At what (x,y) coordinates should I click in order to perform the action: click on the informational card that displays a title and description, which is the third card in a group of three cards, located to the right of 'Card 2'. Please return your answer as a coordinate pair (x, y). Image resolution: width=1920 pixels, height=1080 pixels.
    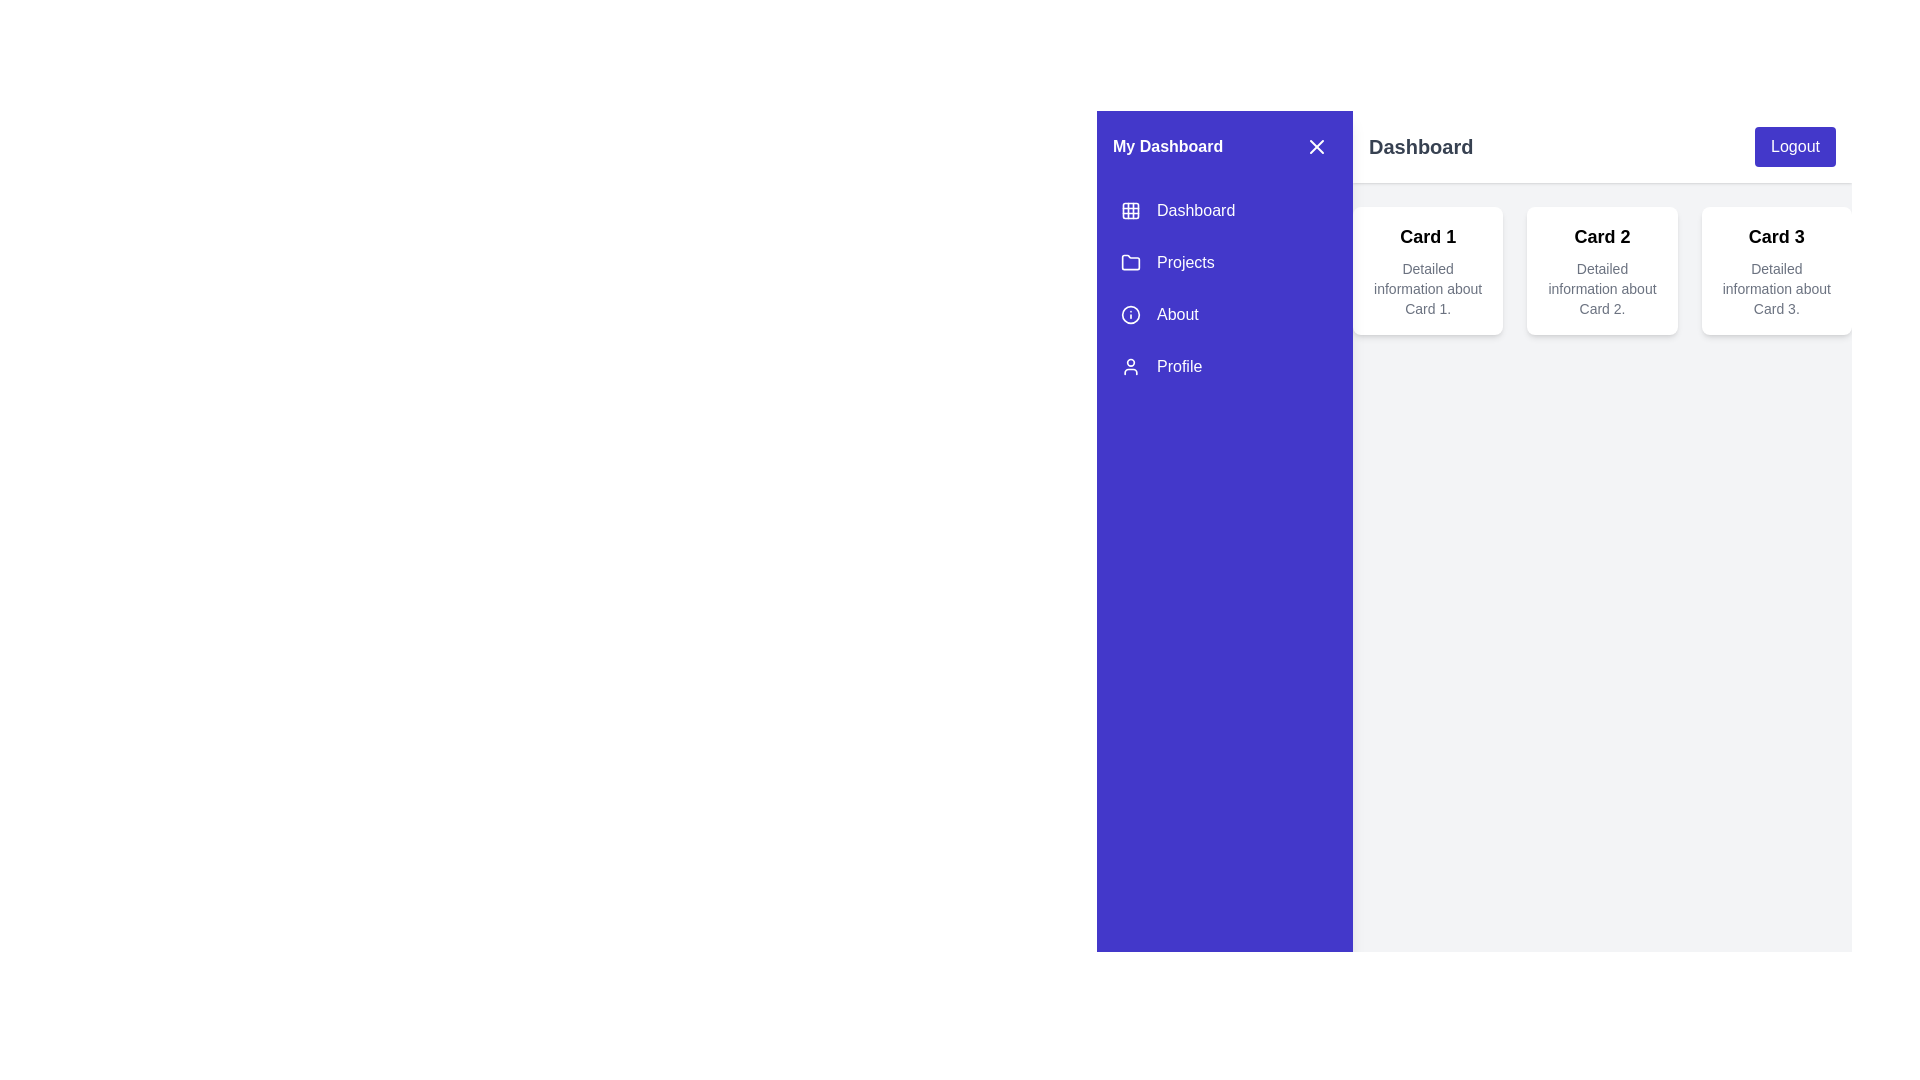
    Looking at the image, I should click on (1776, 270).